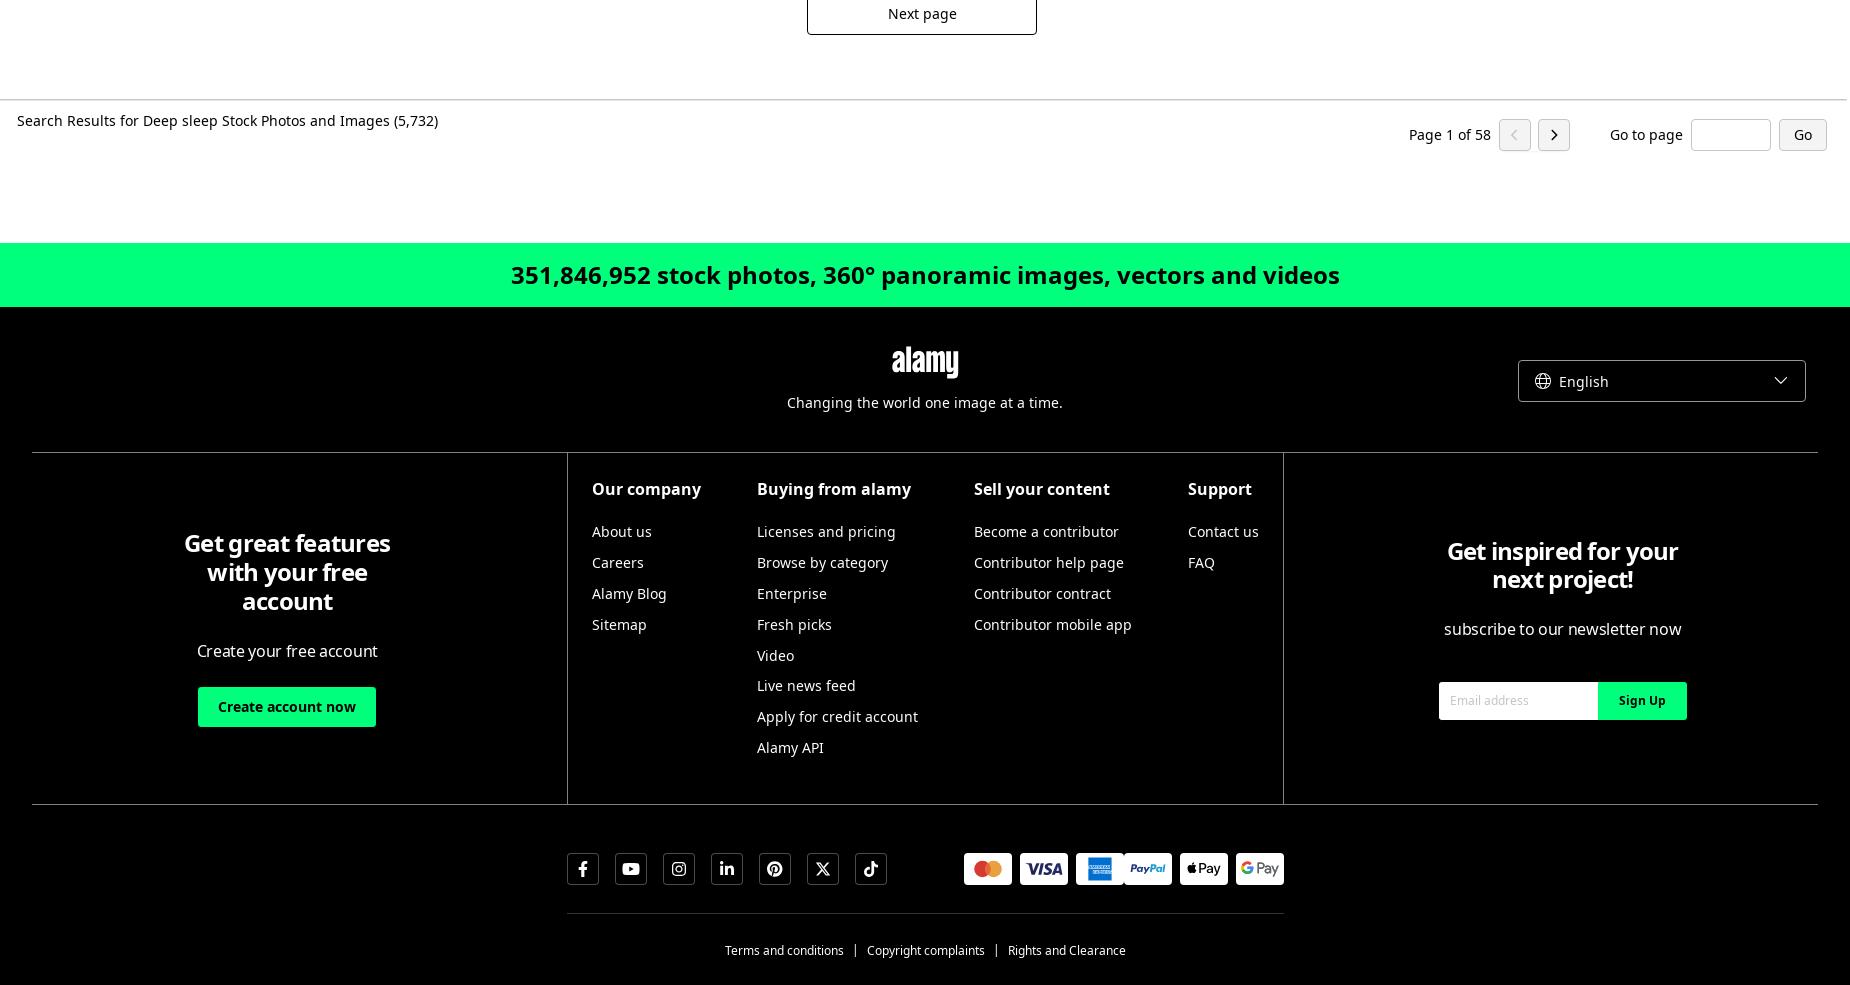  Describe the element at coordinates (1488, 699) in the screenshot. I see `'Email address'` at that location.